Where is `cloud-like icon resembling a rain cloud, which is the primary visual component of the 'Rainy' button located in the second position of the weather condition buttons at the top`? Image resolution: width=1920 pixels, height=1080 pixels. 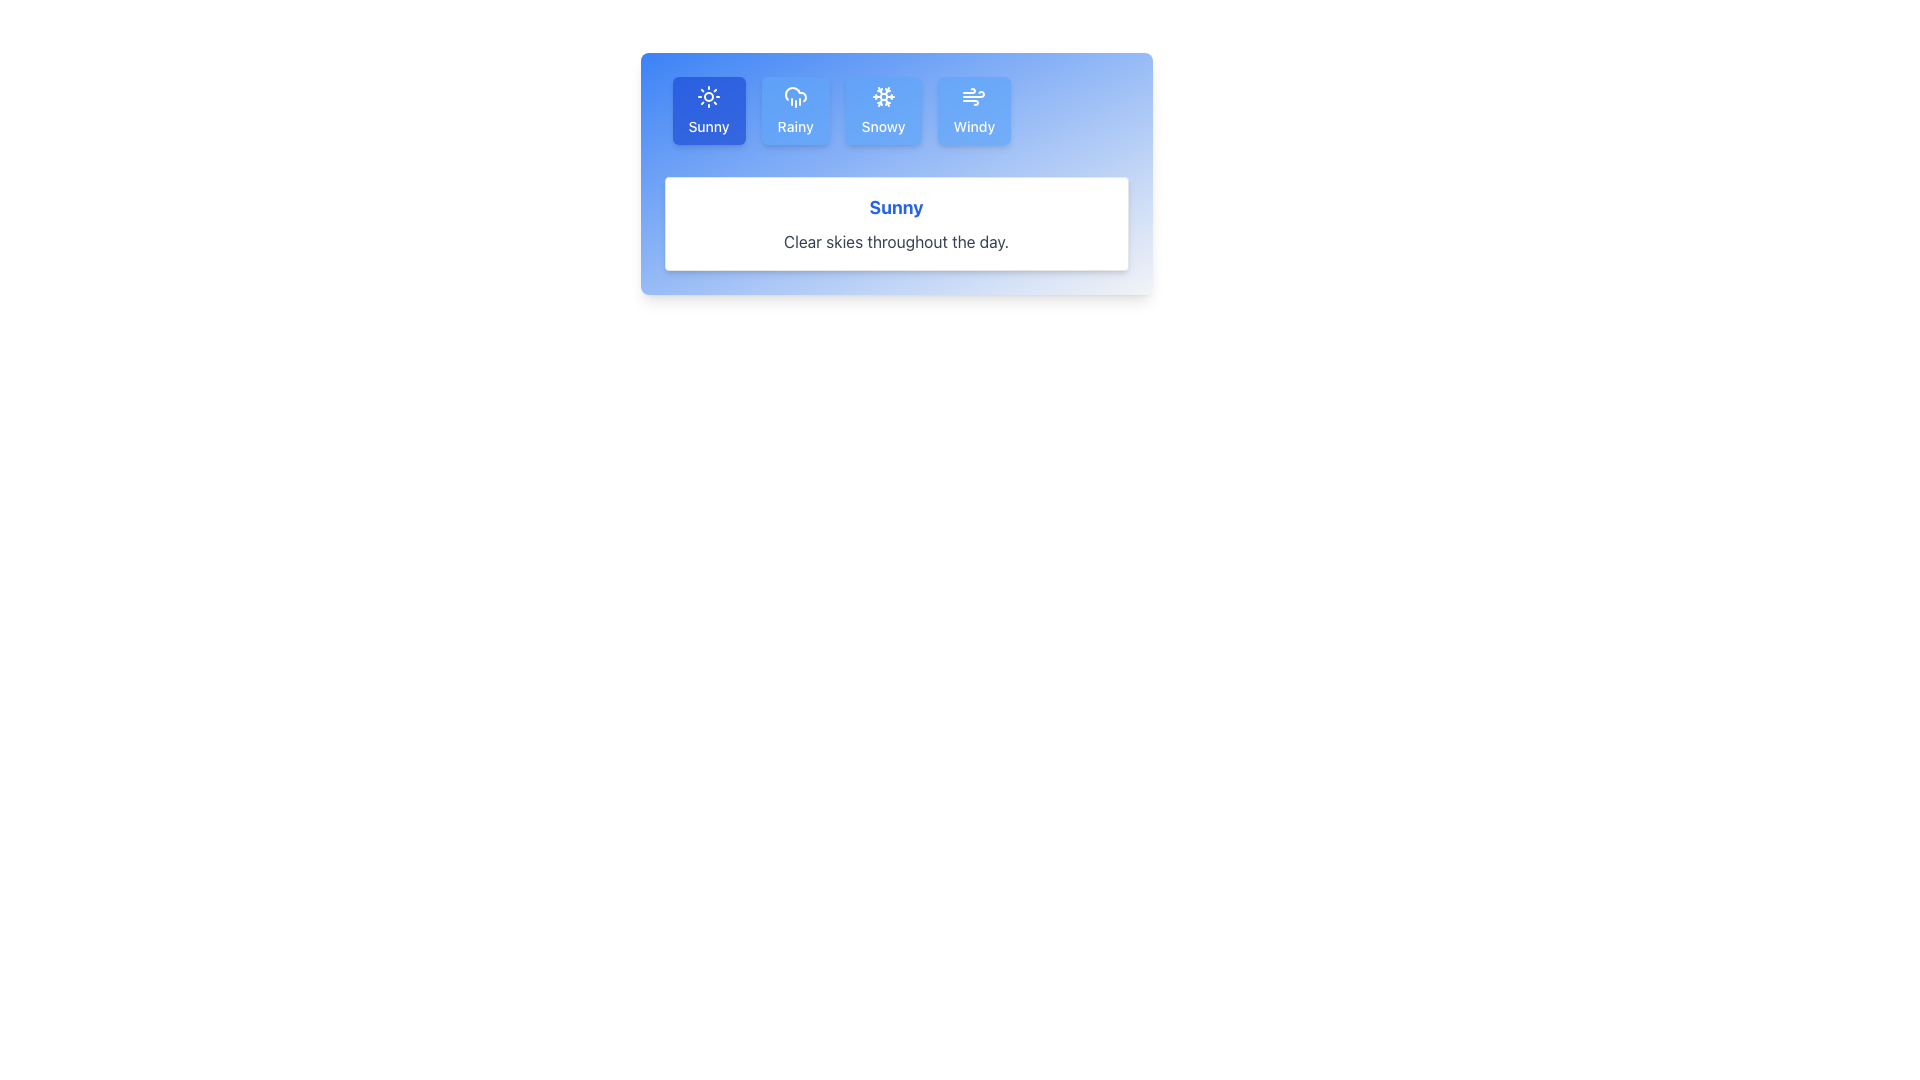
cloud-like icon resembling a rain cloud, which is the primary visual component of the 'Rainy' button located in the second position of the weather condition buttons at the top is located at coordinates (794, 94).